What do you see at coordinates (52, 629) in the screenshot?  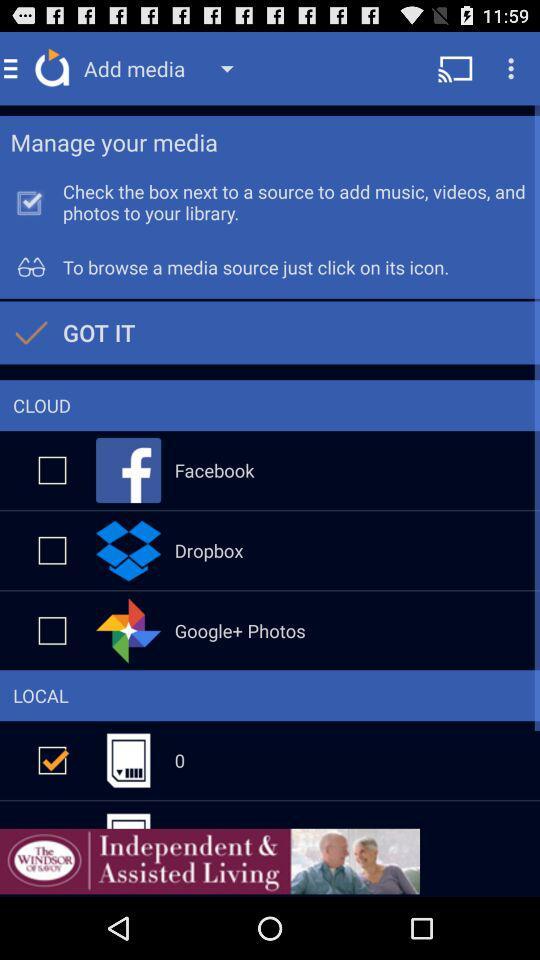 I see `gallery` at bounding box center [52, 629].